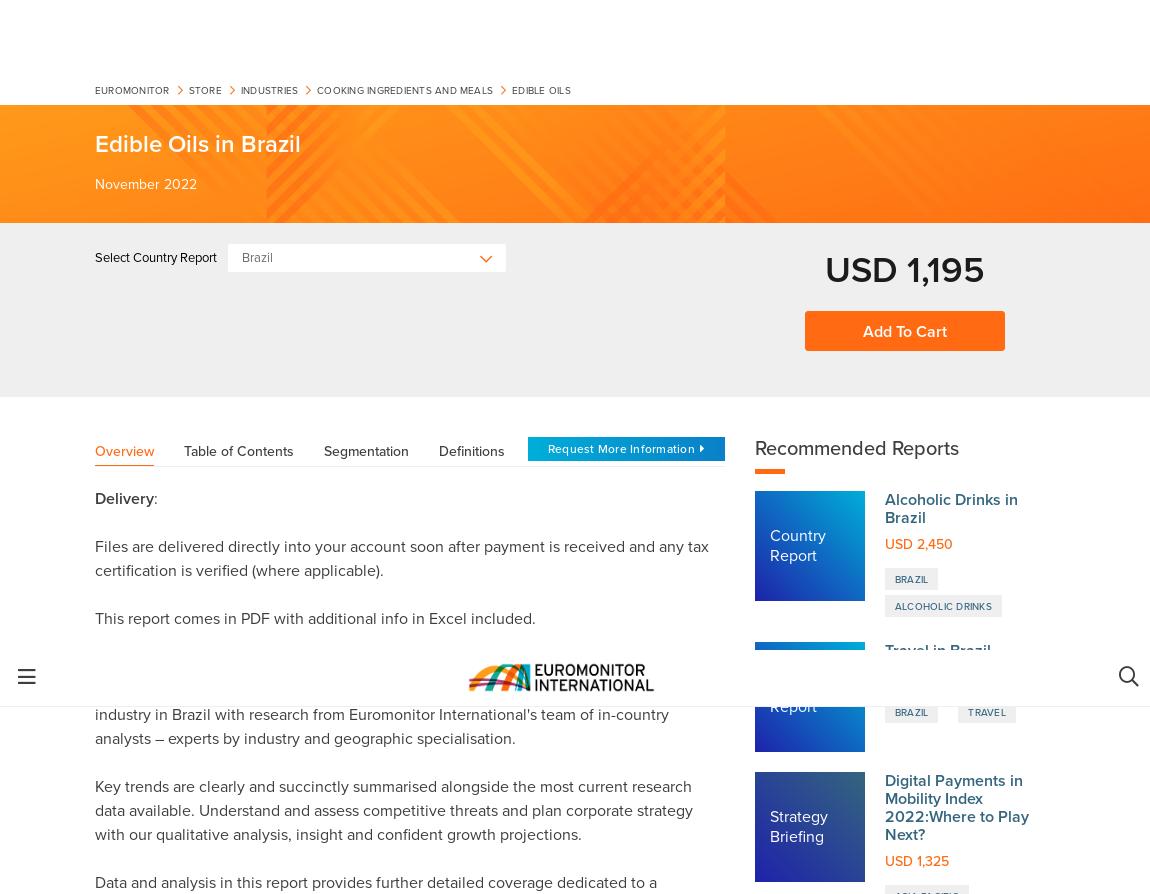 The image size is (1150, 894). I want to click on 'Track key industry trends, opportunities and threats', so click(917, 538).